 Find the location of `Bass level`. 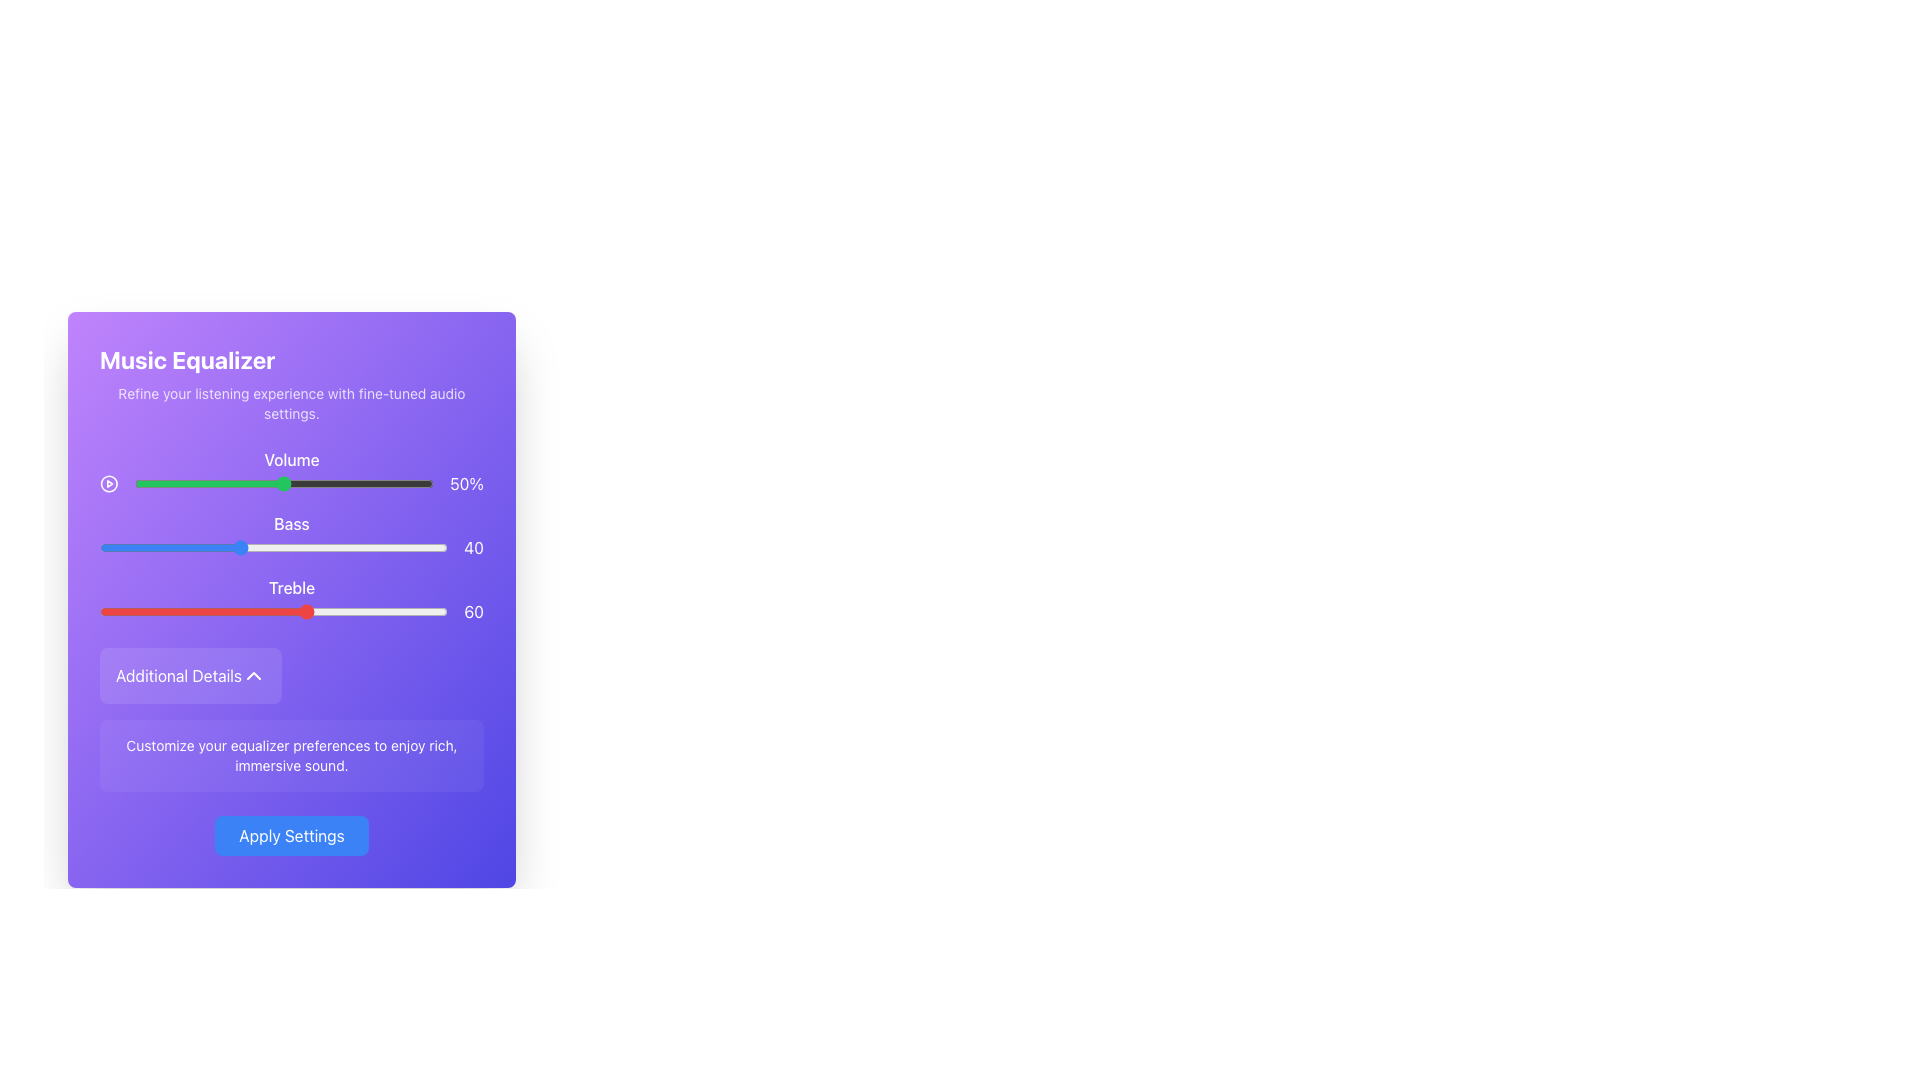

Bass level is located at coordinates (252, 547).